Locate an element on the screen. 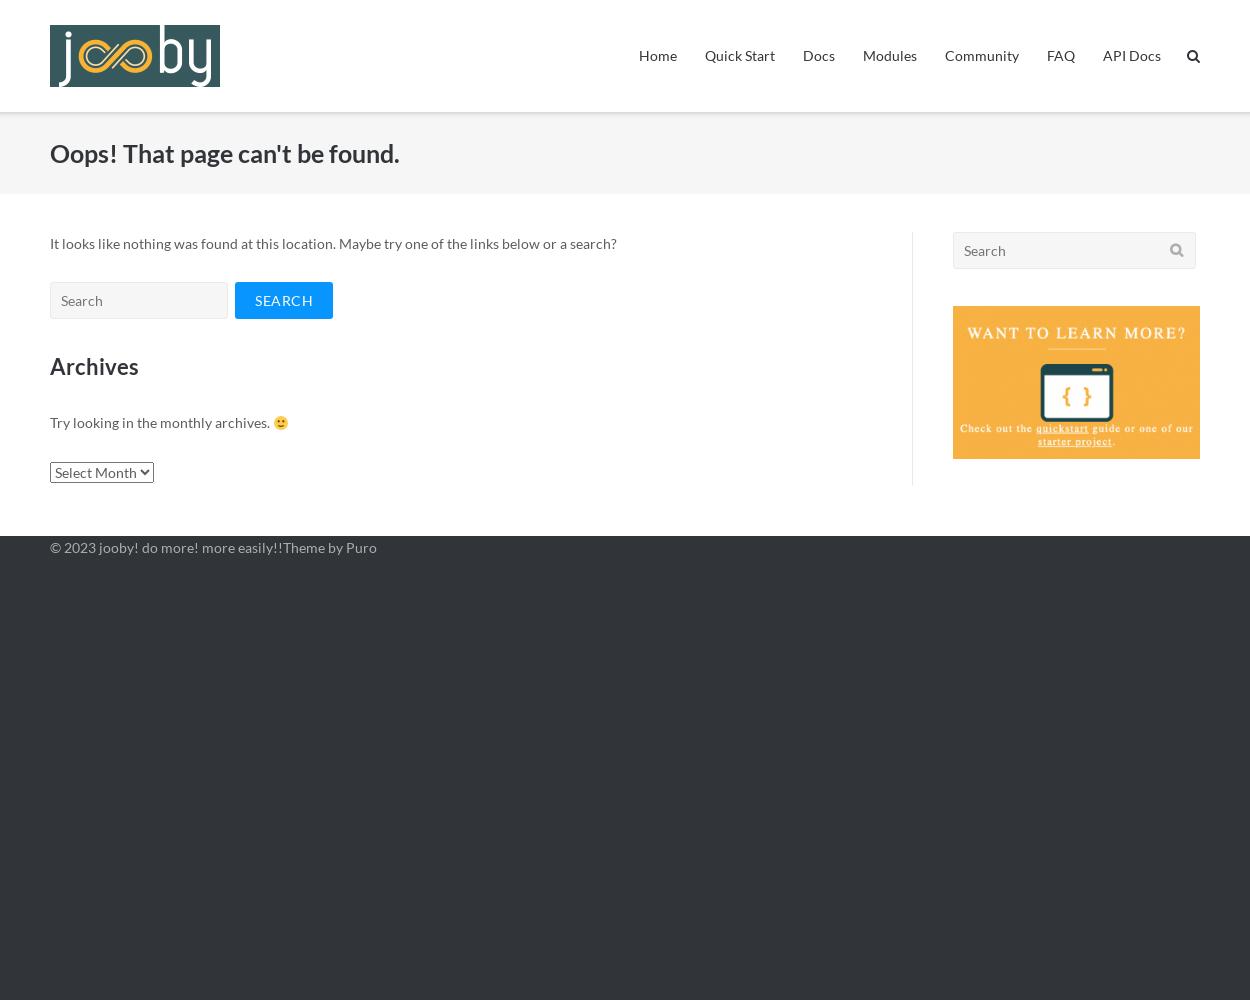 The width and height of the screenshot is (1250, 1000). 'Oops! That page can't be found.' is located at coordinates (223, 152).